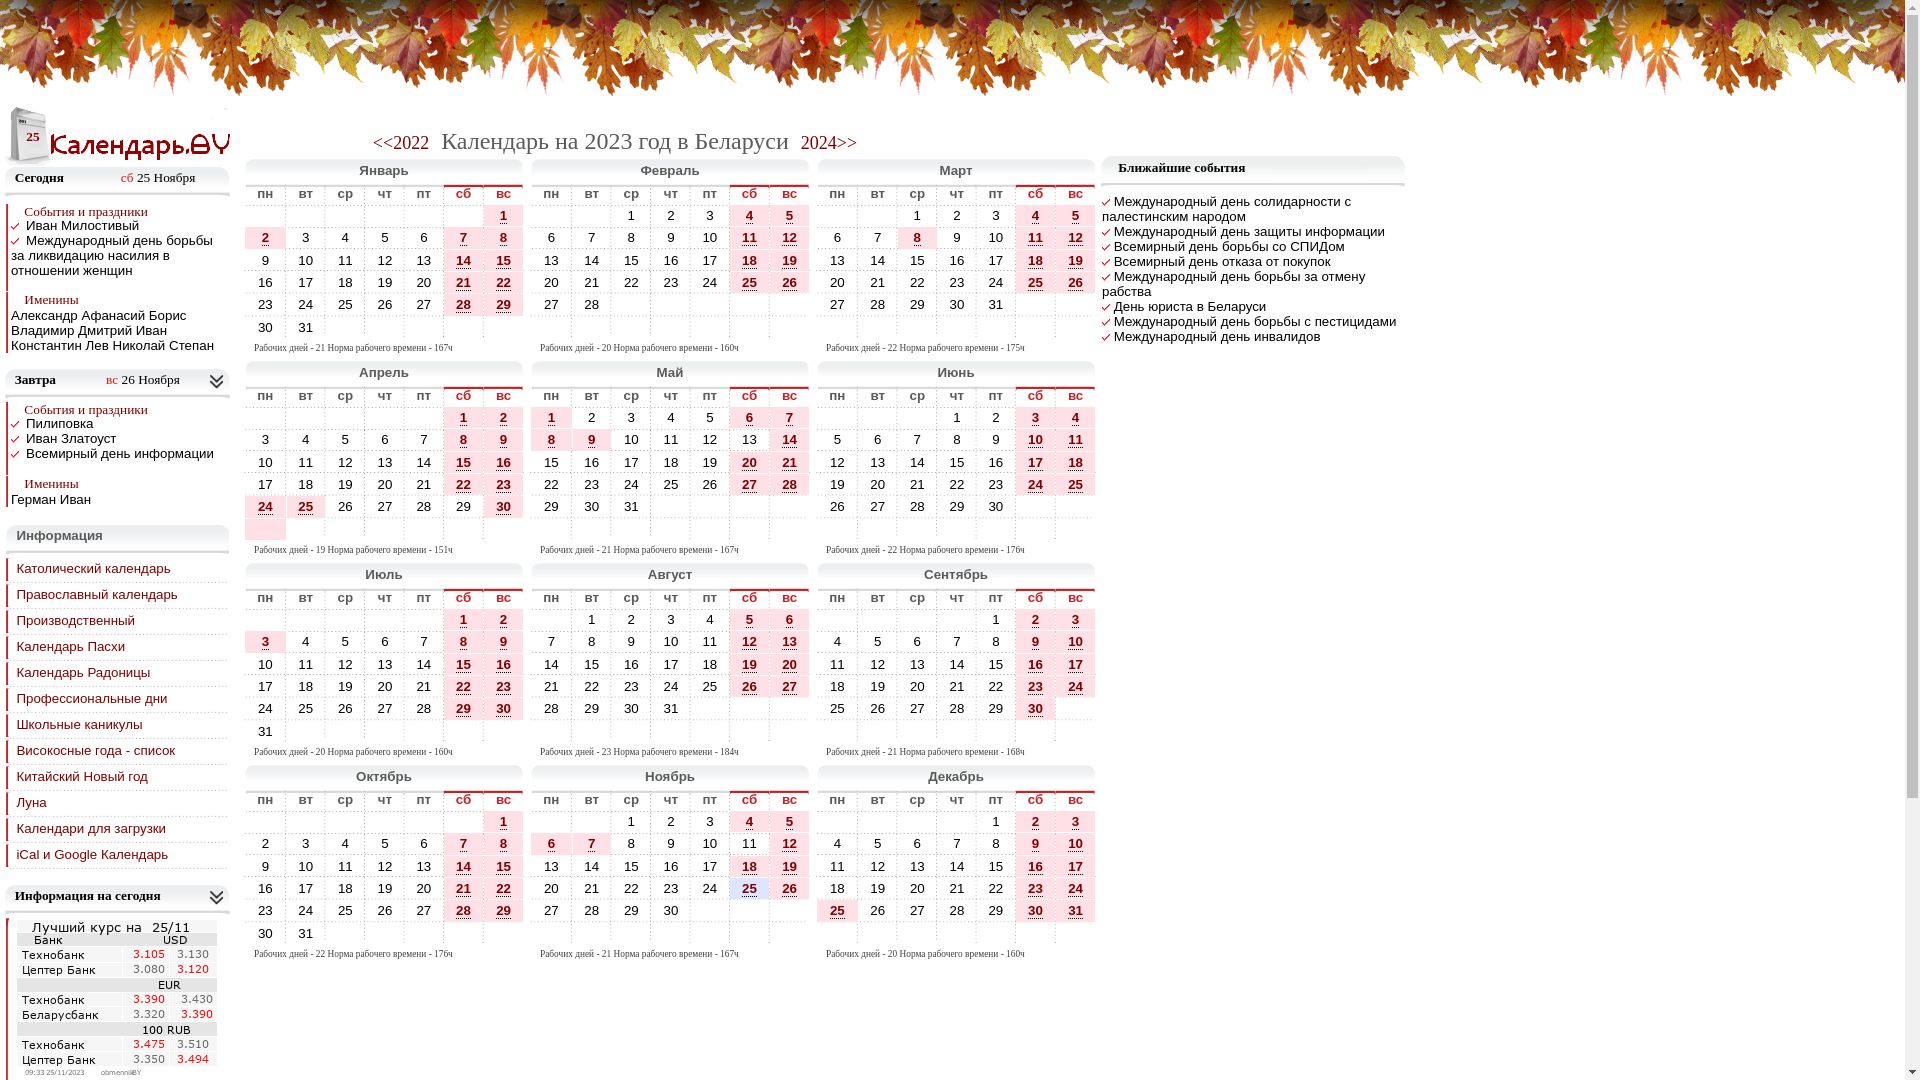  I want to click on '1', so click(503, 215).